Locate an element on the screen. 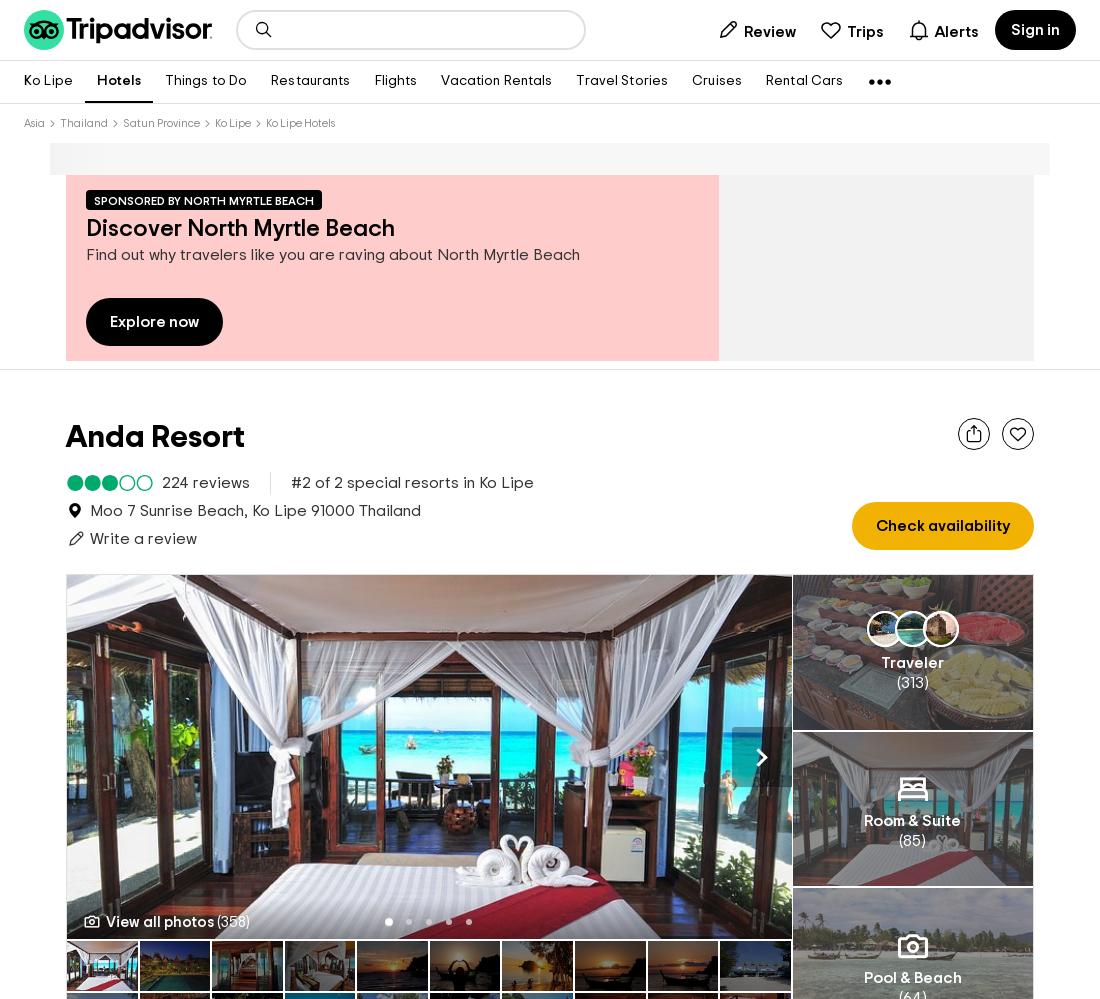 The height and width of the screenshot is (999, 1100). 'Cruises' is located at coordinates (715, 80).